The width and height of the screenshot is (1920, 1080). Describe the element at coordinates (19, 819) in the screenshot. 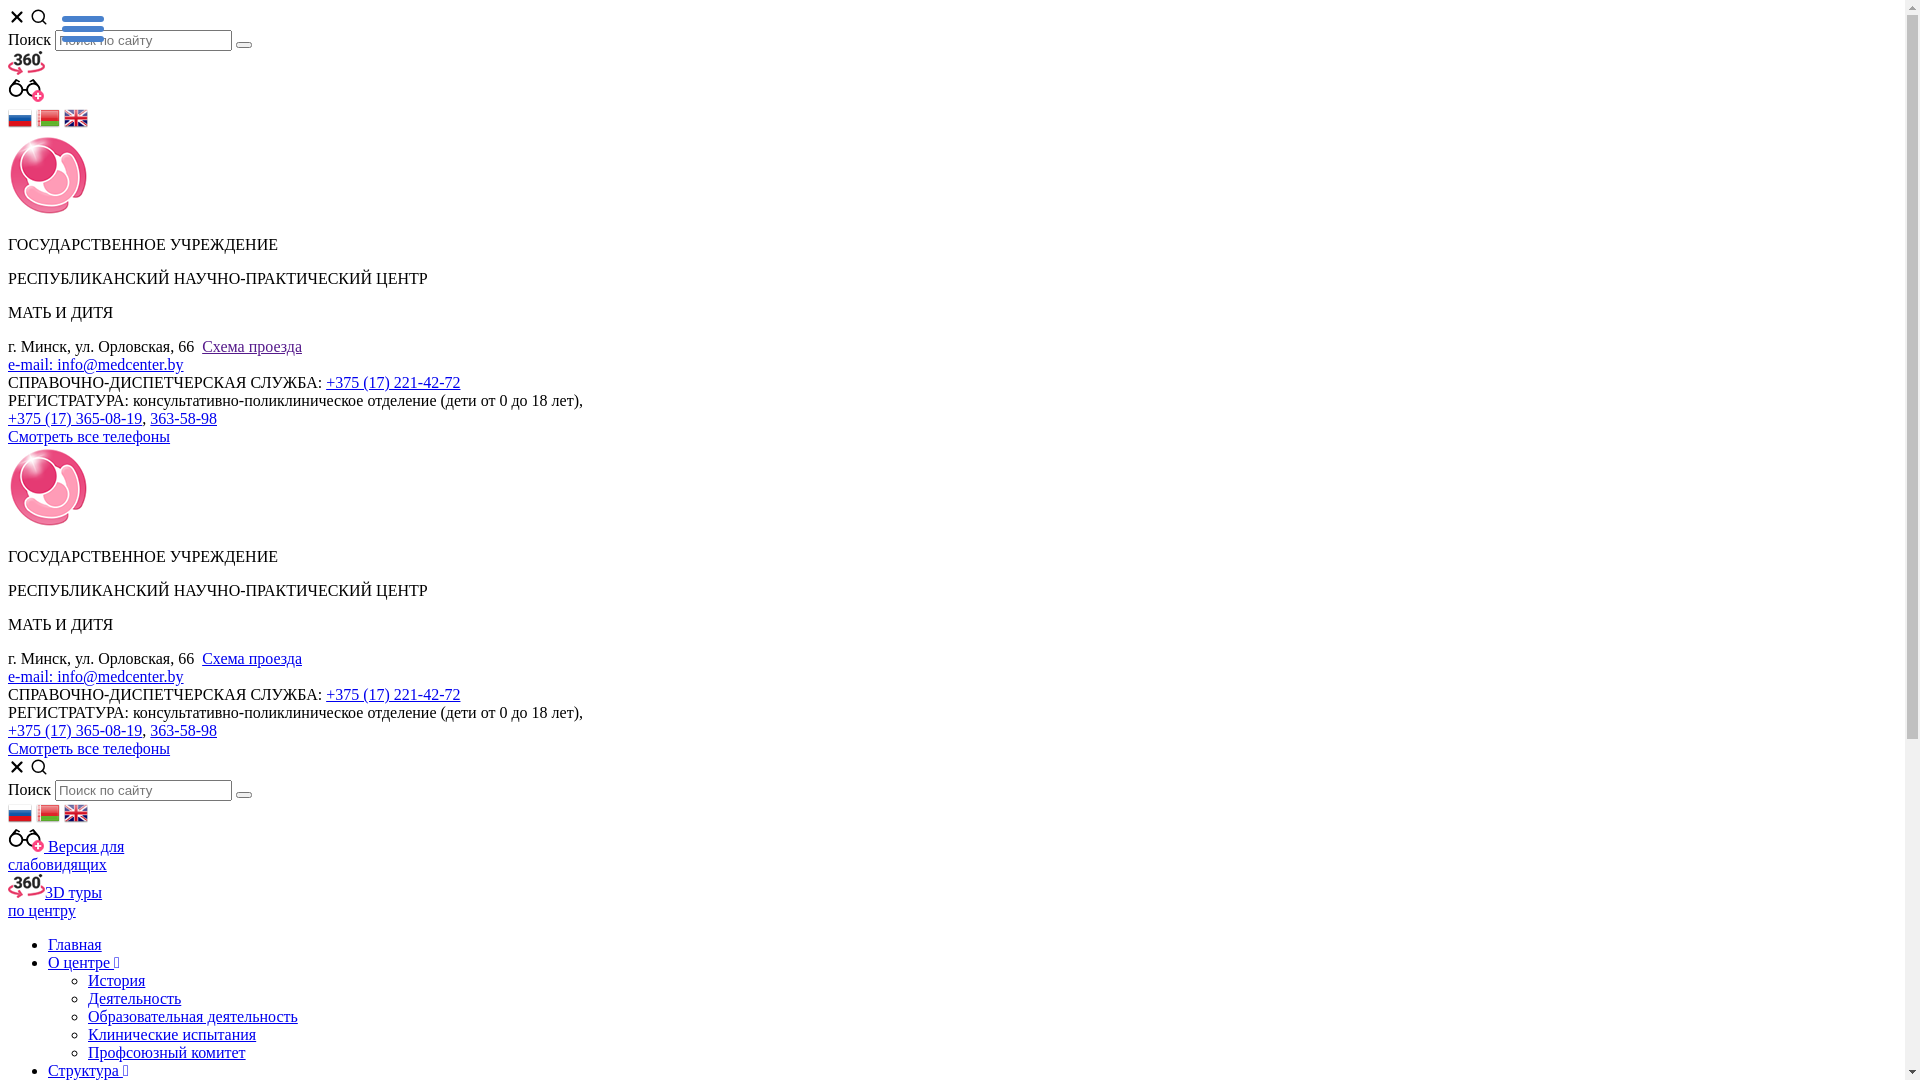

I see `'Russian'` at that location.